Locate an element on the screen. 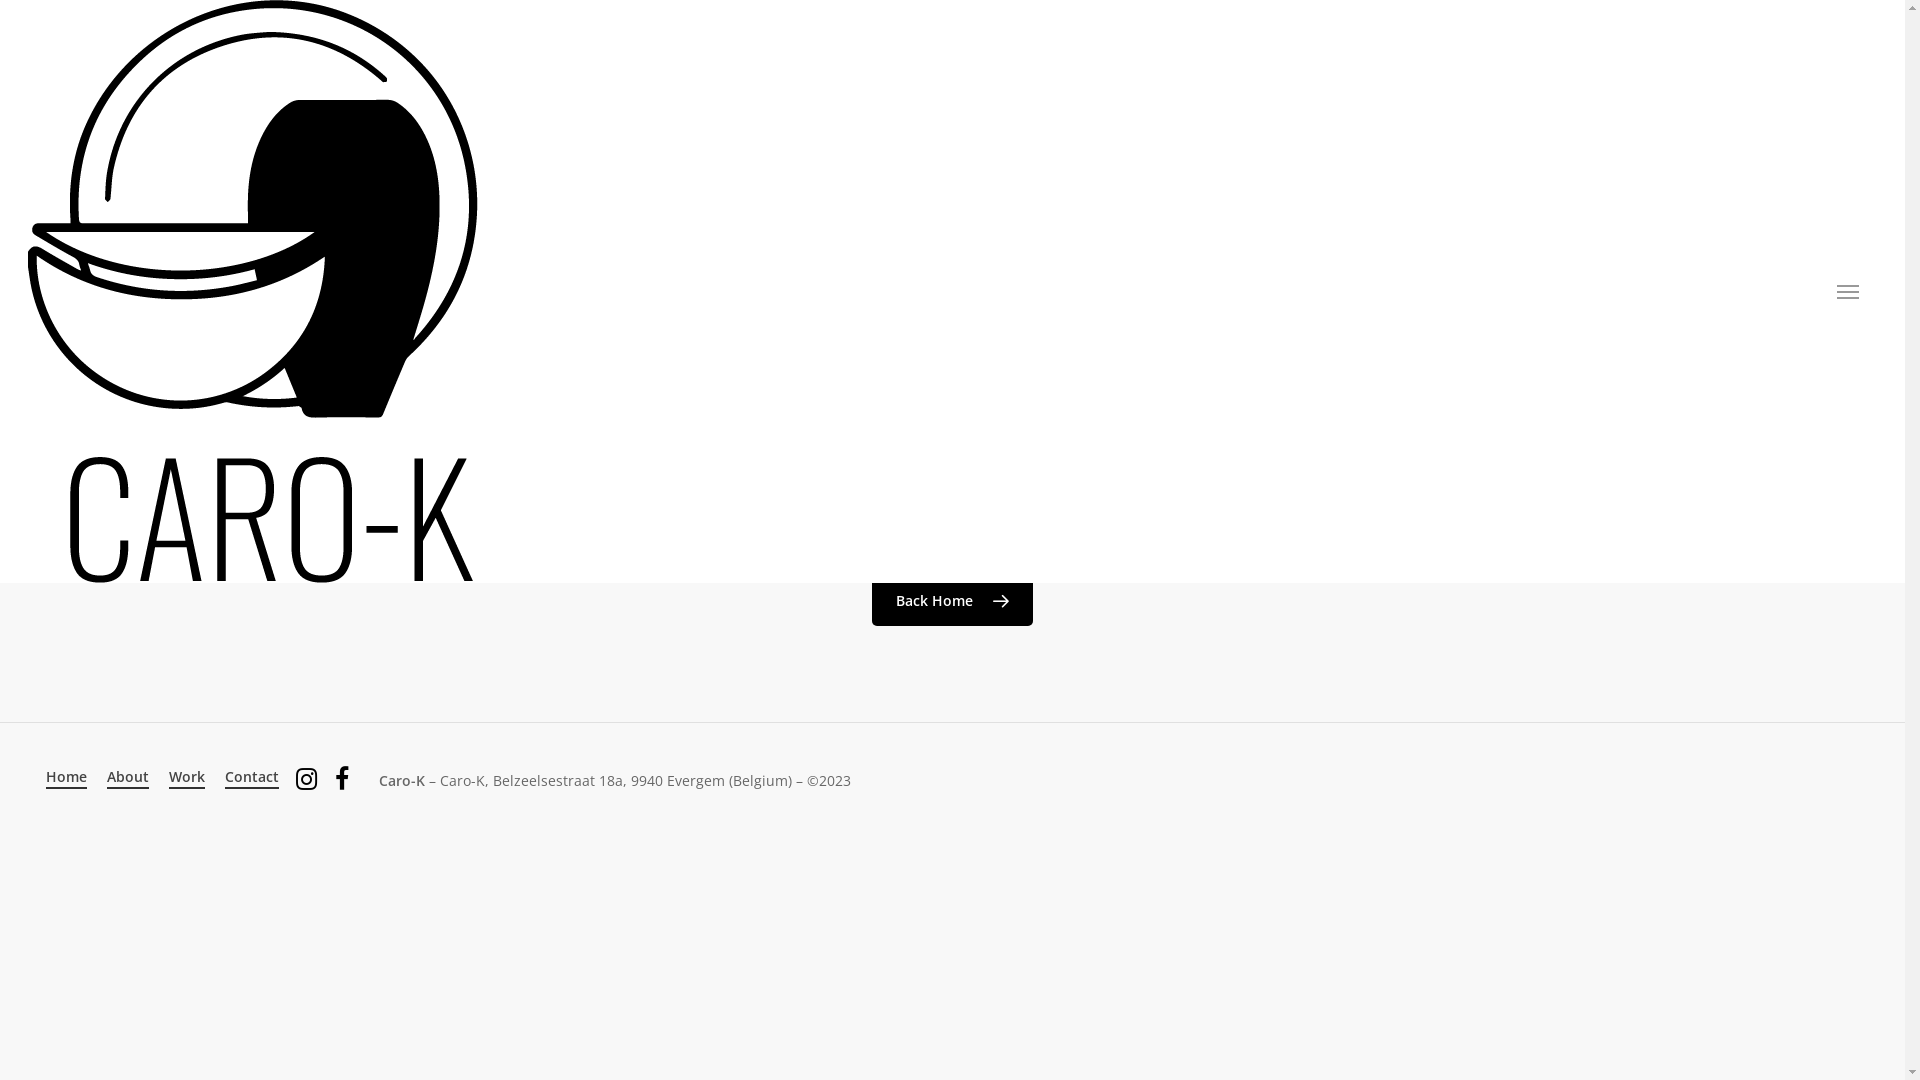 The height and width of the screenshot is (1080, 1920). 'Work' is located at coordinates (187, 775).